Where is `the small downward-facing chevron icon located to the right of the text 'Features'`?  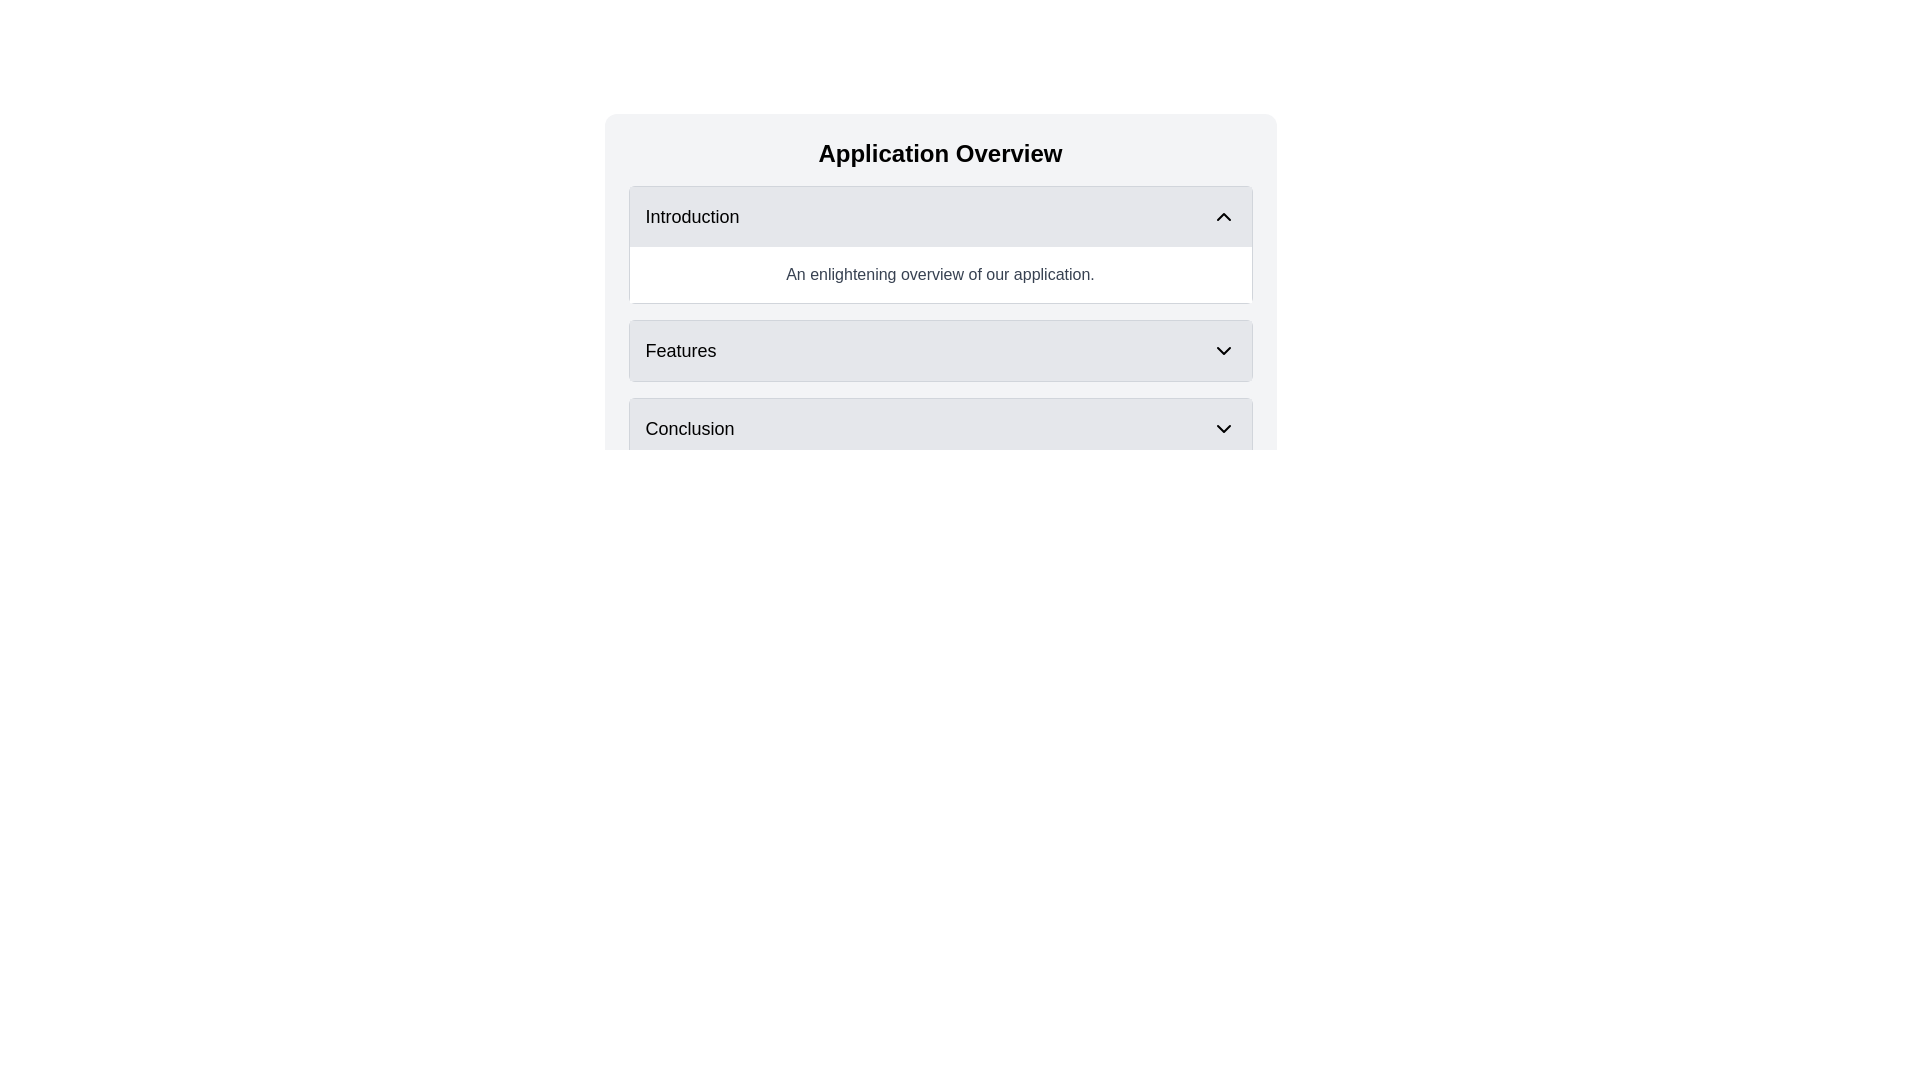
the small downward-facing chevron icon located to the right of the text 'Features' is located at coordinates (1222, 350).